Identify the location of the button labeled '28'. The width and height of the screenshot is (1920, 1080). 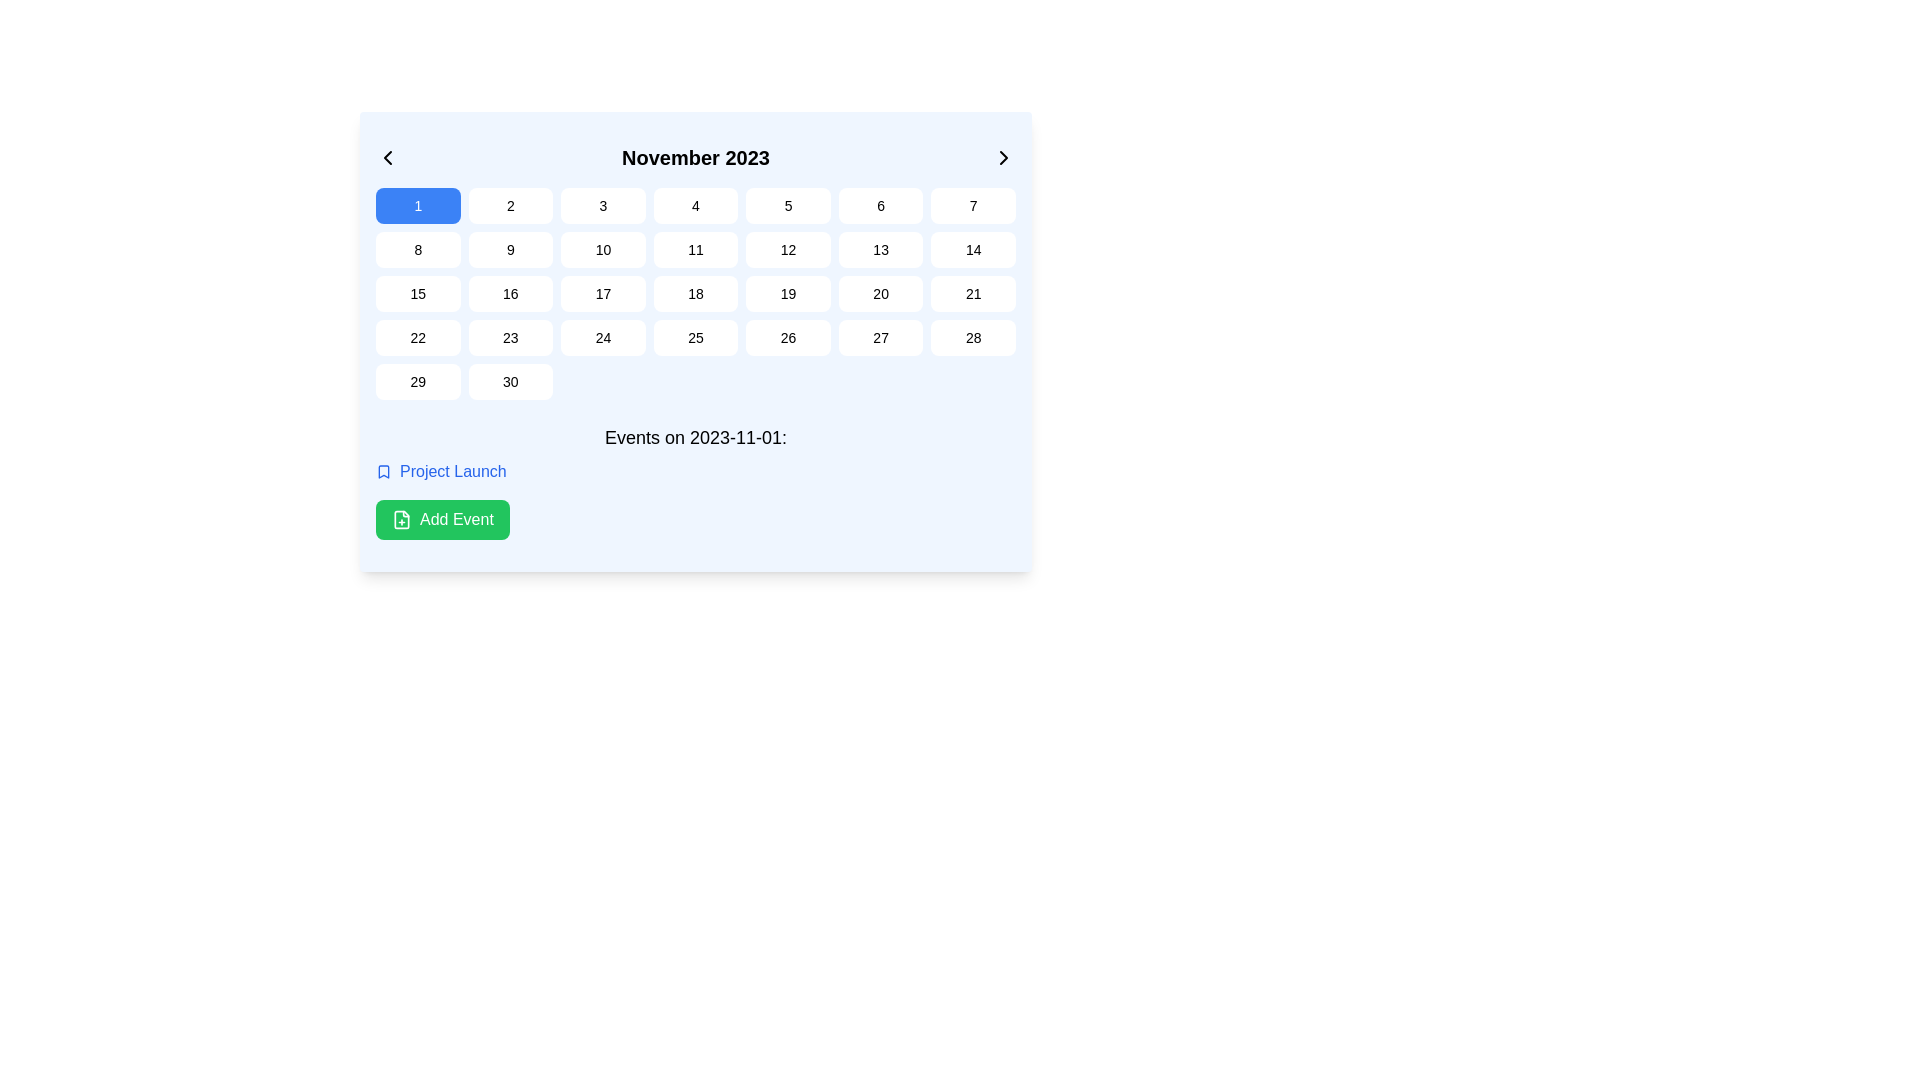
(973, 337).